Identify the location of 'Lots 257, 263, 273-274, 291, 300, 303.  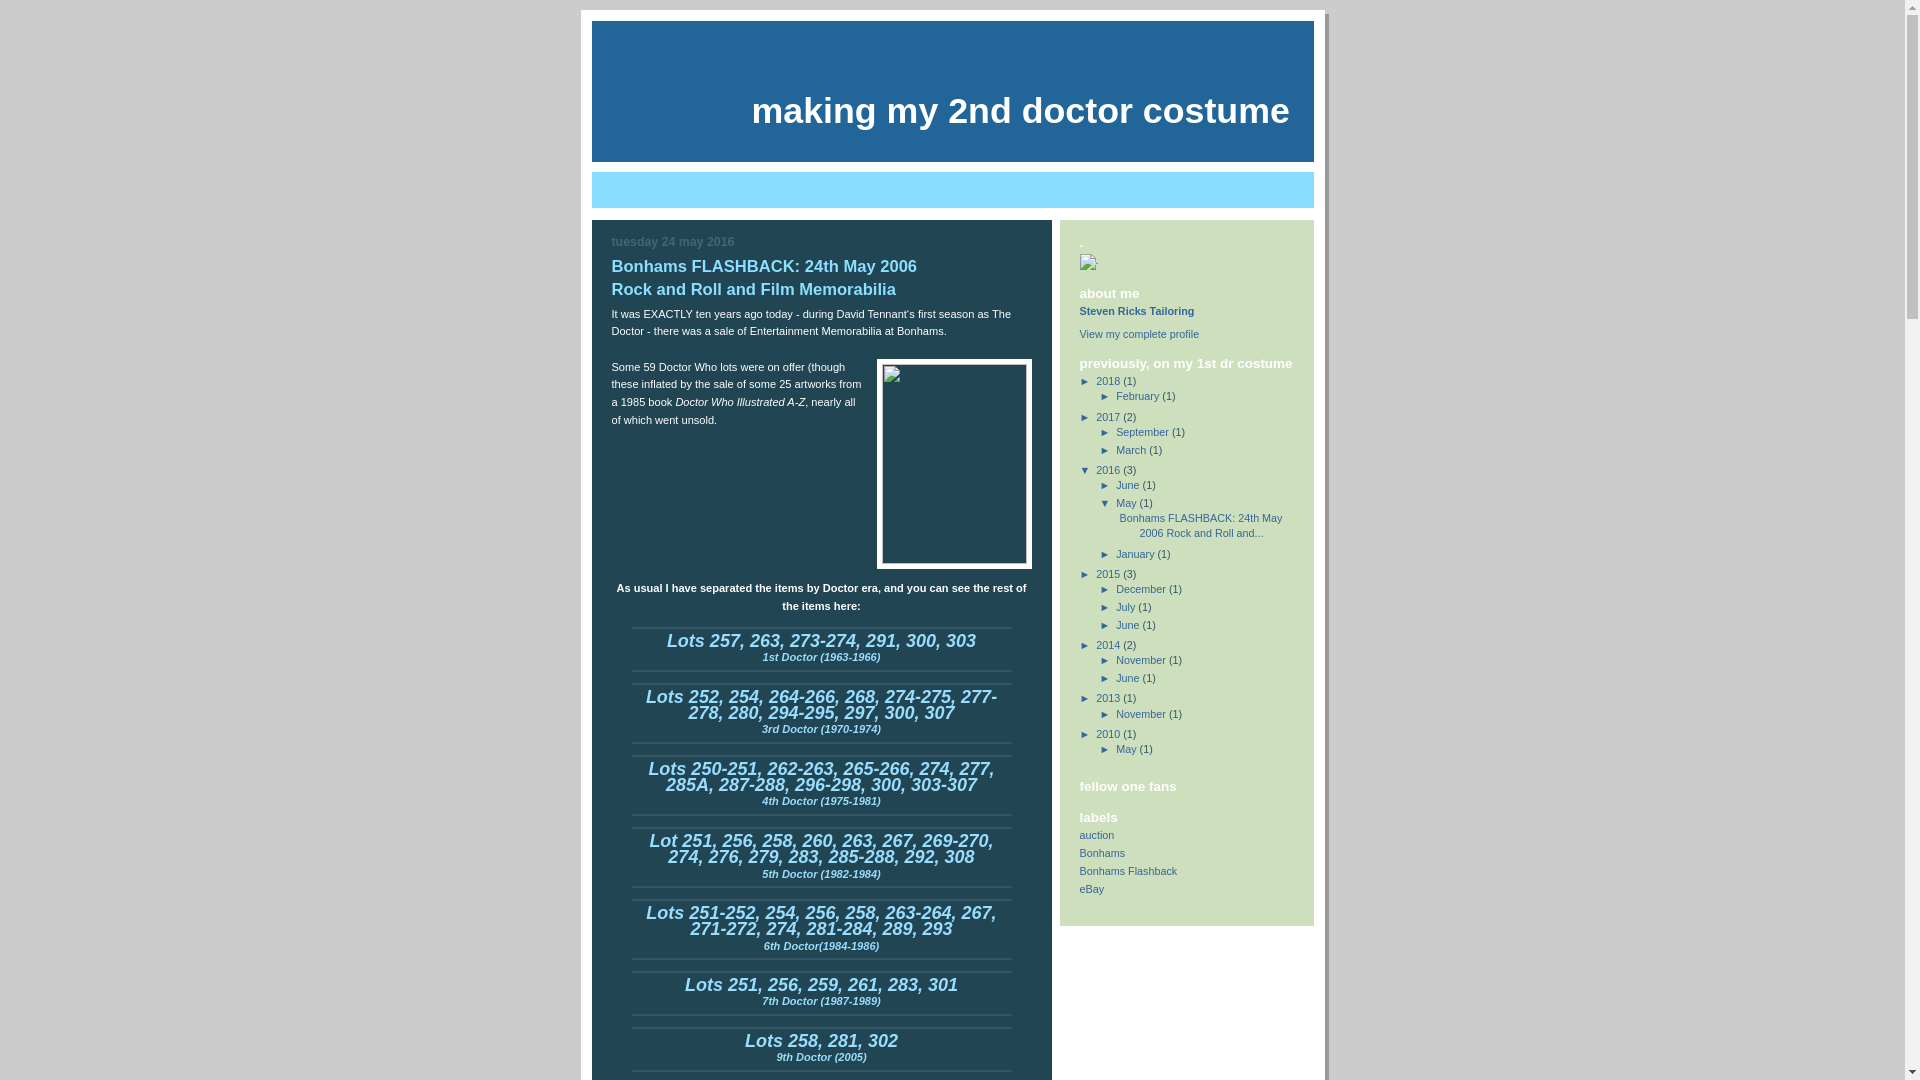
(821, 650).